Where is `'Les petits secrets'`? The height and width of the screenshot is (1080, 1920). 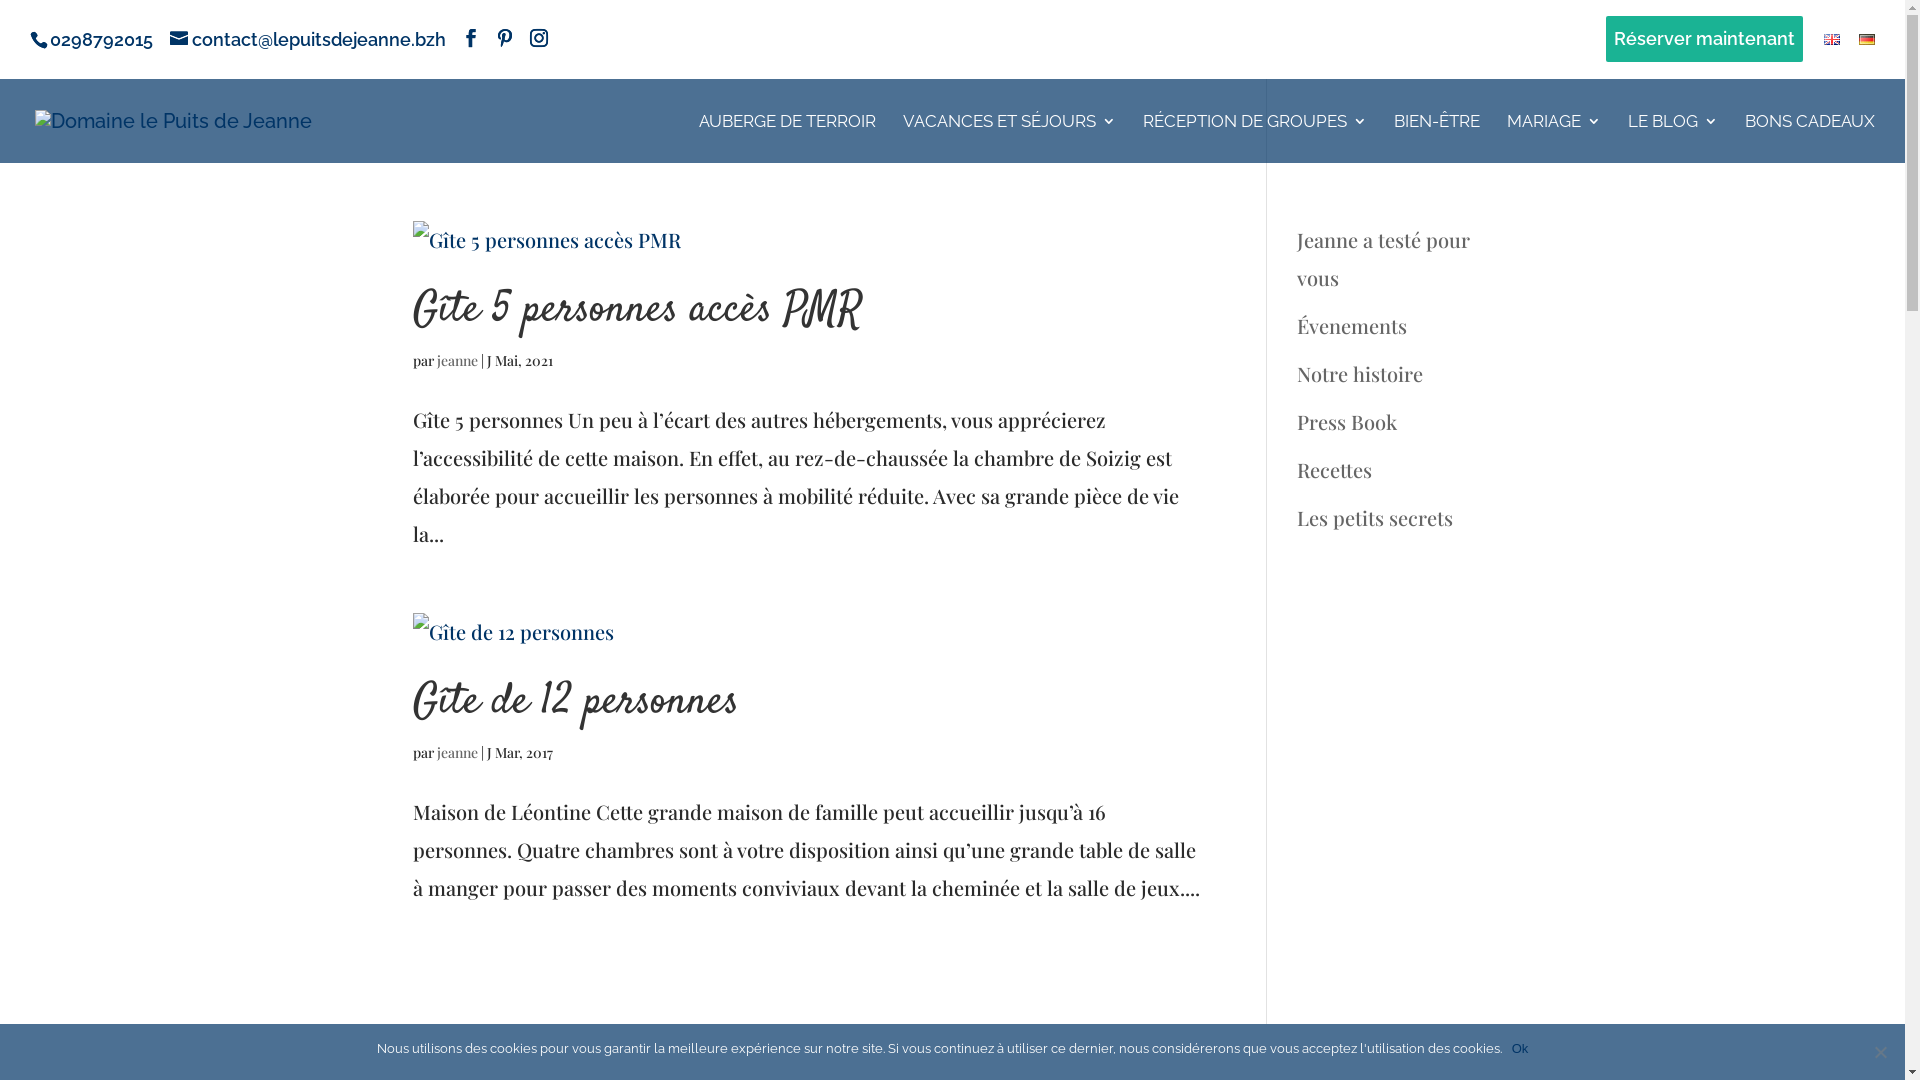 'Les petits secrets' is located at coordinates (1373, 516).